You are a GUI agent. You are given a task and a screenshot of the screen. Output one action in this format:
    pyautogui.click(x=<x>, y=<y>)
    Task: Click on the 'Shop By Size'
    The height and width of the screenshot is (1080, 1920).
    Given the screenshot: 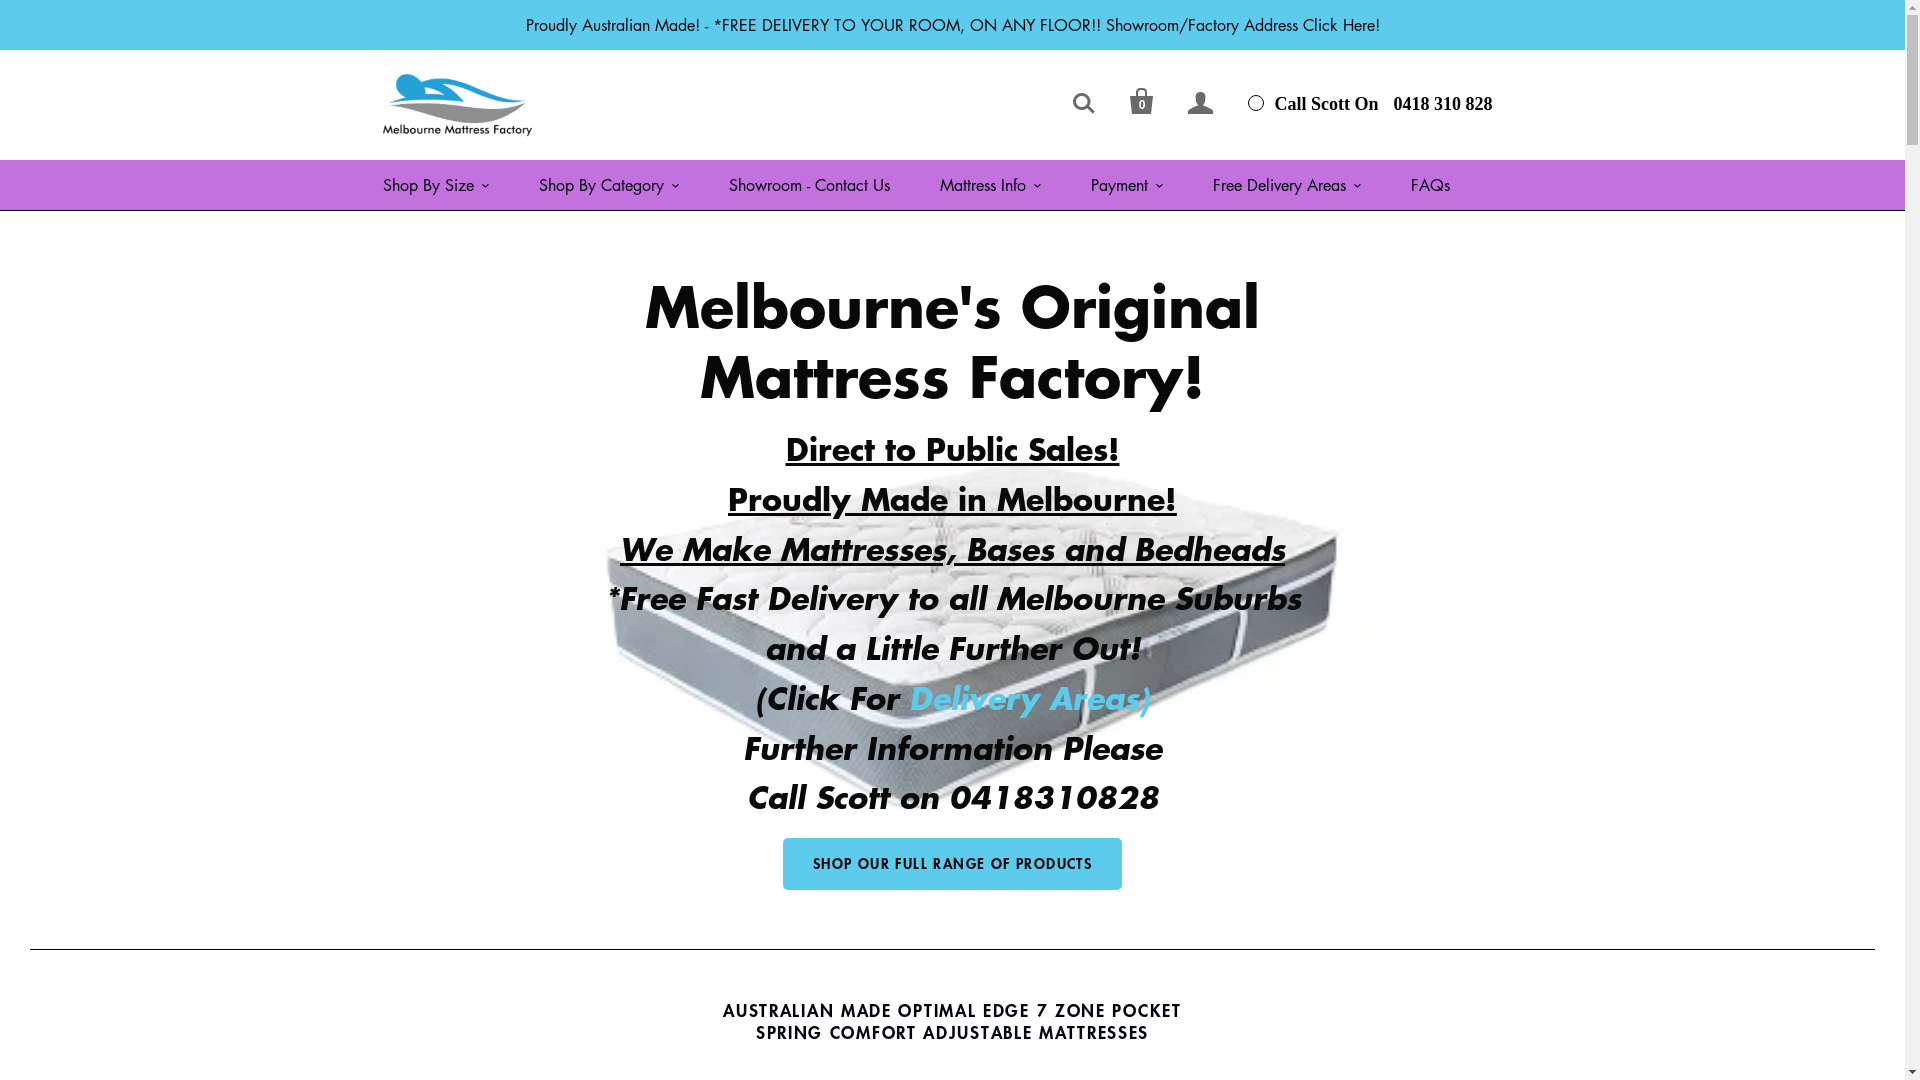 What is the action you would take?
    pyautogui.click(x=434, y=185)
    